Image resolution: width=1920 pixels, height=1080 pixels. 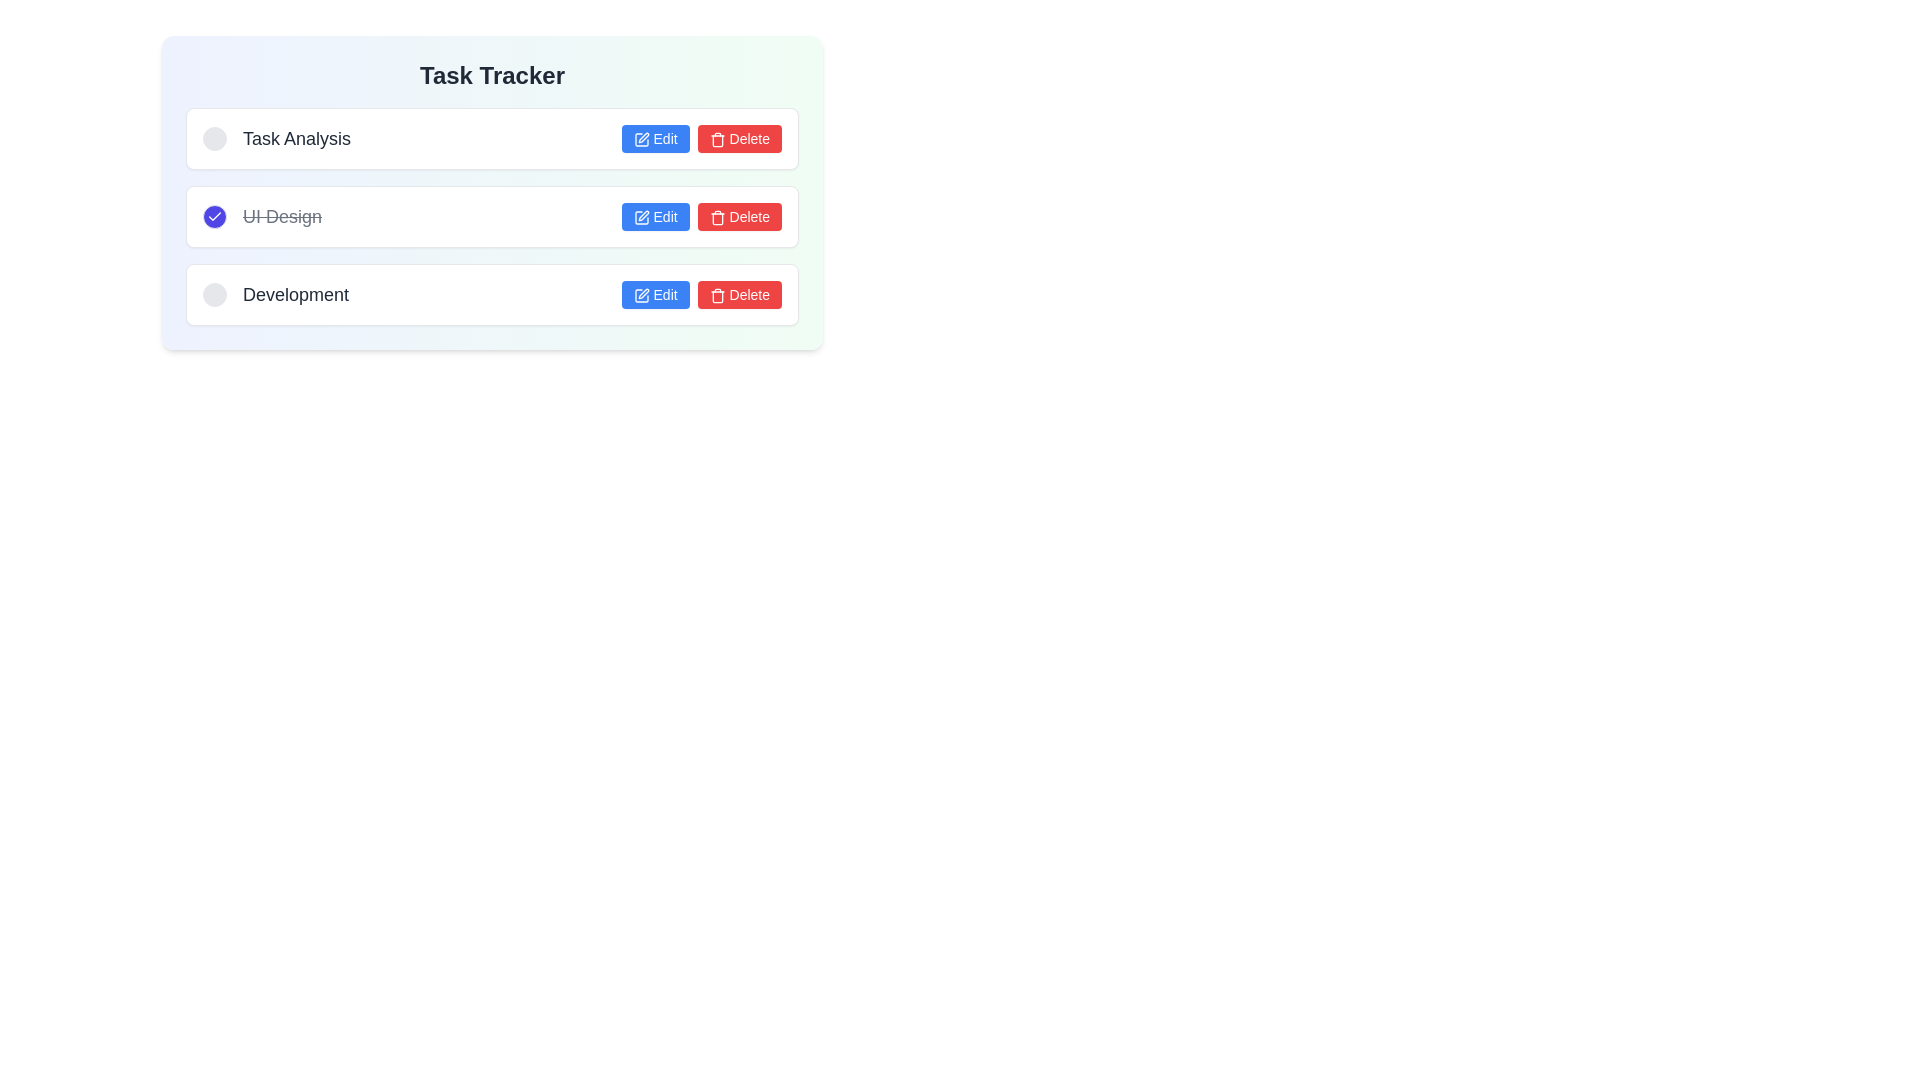 What do you see at coordinates (655, 294) in the screenshot?
I see `the 'Edit' button corresponding to the 'Development' task in the third row of the task list for interaction` at bounding box center [655, 294].